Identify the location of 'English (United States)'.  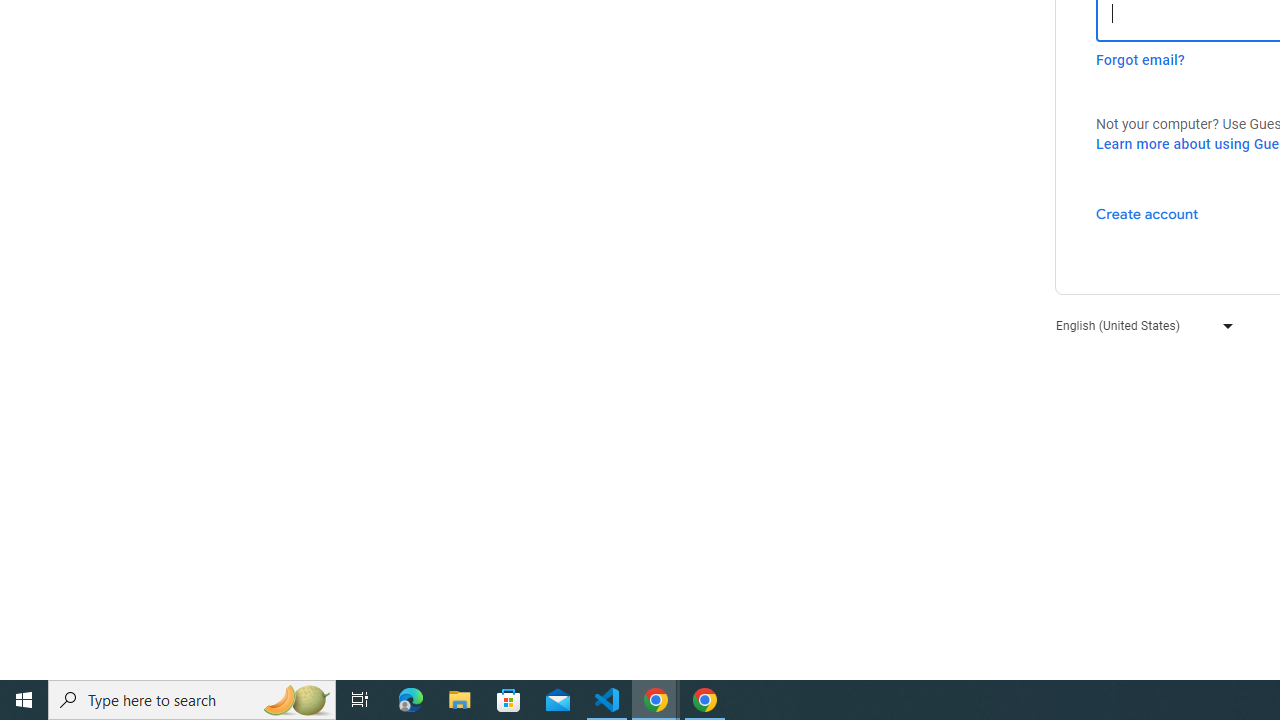
(1139, 324).